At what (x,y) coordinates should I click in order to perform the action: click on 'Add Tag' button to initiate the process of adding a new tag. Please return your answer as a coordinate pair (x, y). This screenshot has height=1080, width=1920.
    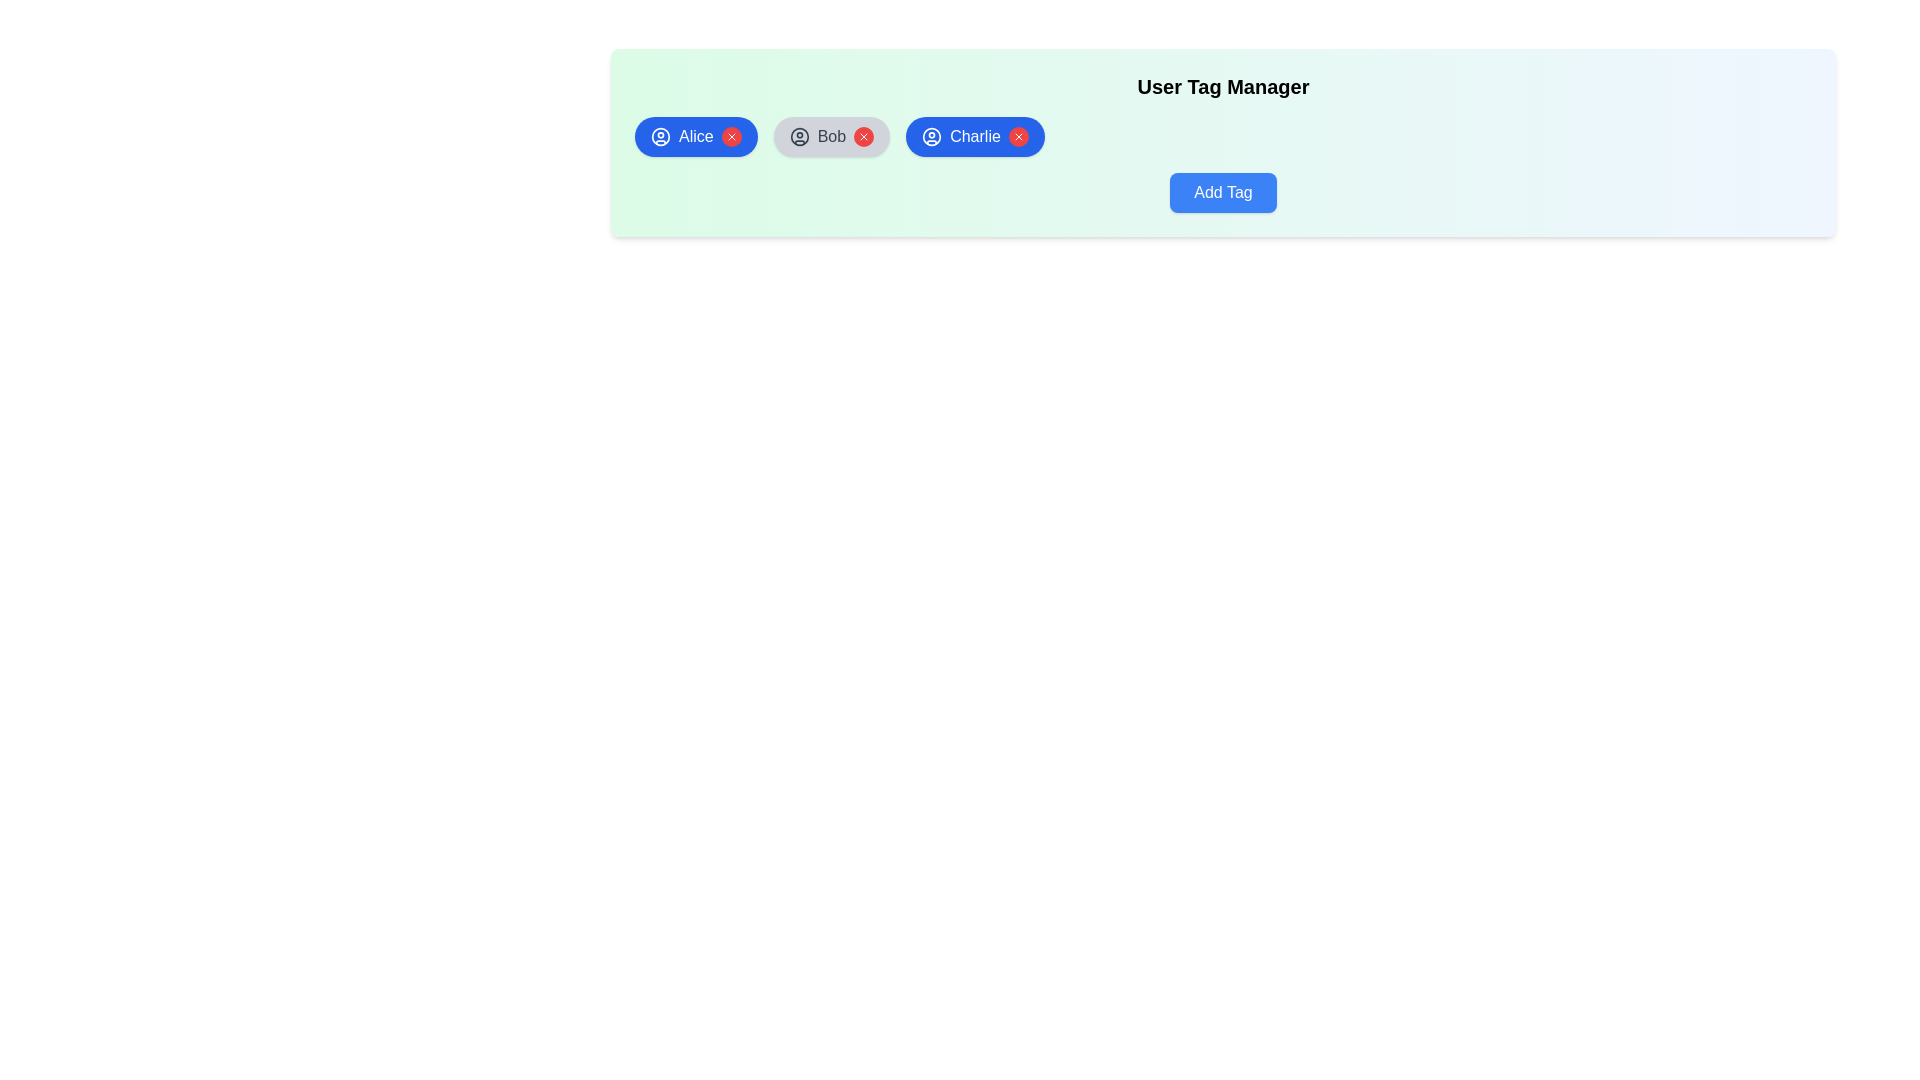
    Looking at the image, I should click on (1222, 192).